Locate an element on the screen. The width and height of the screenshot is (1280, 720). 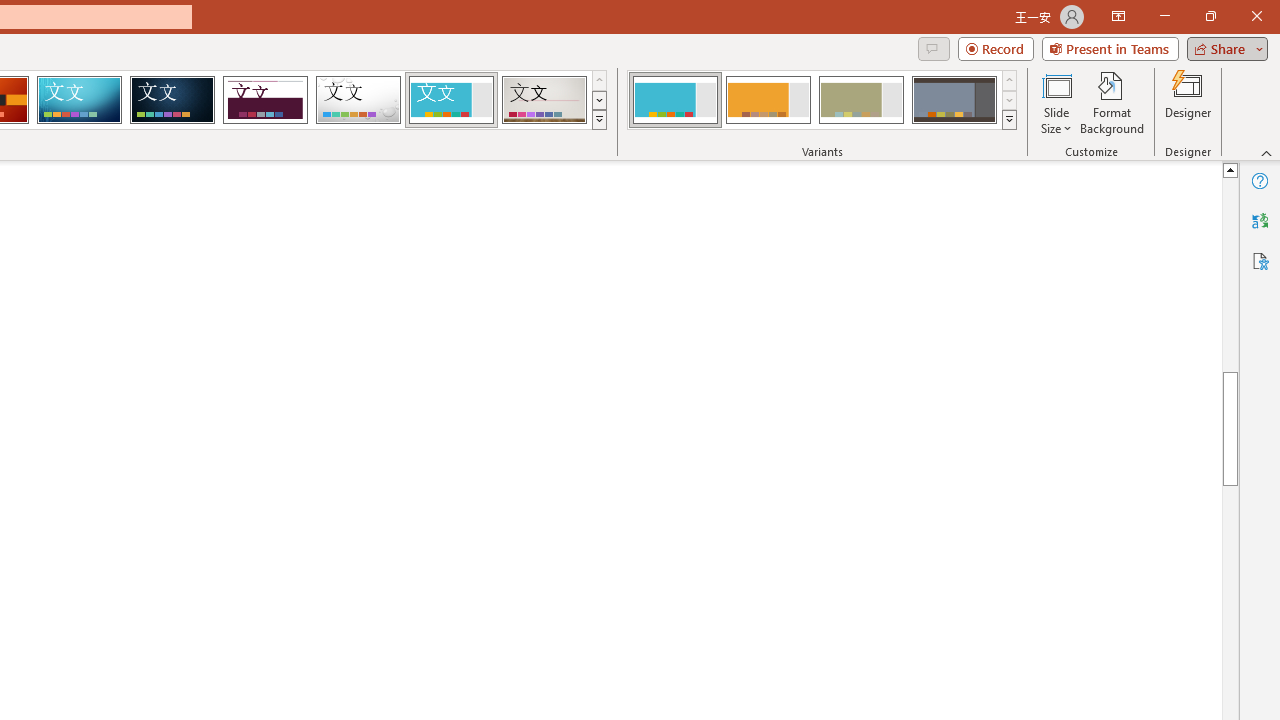
'Frame Variant 2' is located at coordinates (767, 100).